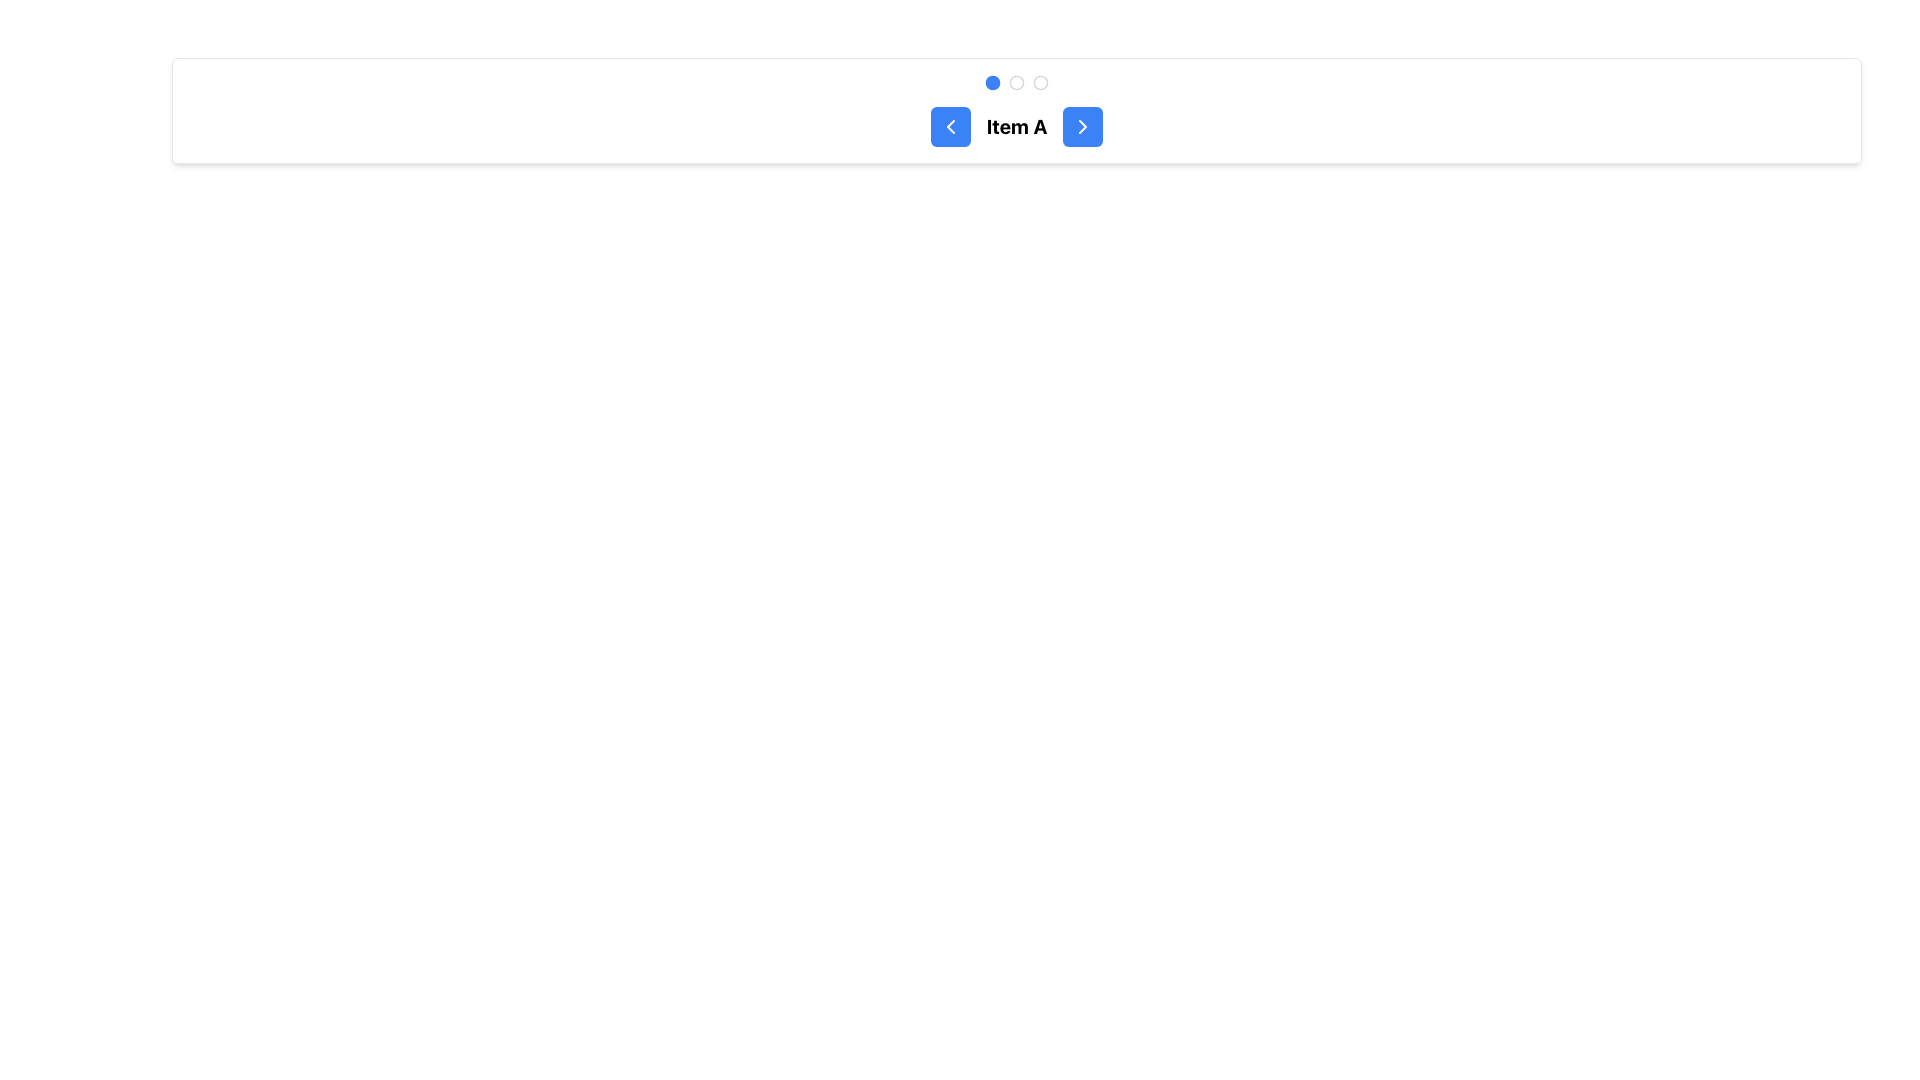 The height and width of the screenshot is (1080, 1920). Describe the element at coordinates (1082, 127) in the screenshot. I see `the chevron arrow, which serves as the rightward navigation indicator located at the center of the blue button on the right-hand side of the carousel navigation area` at that location.